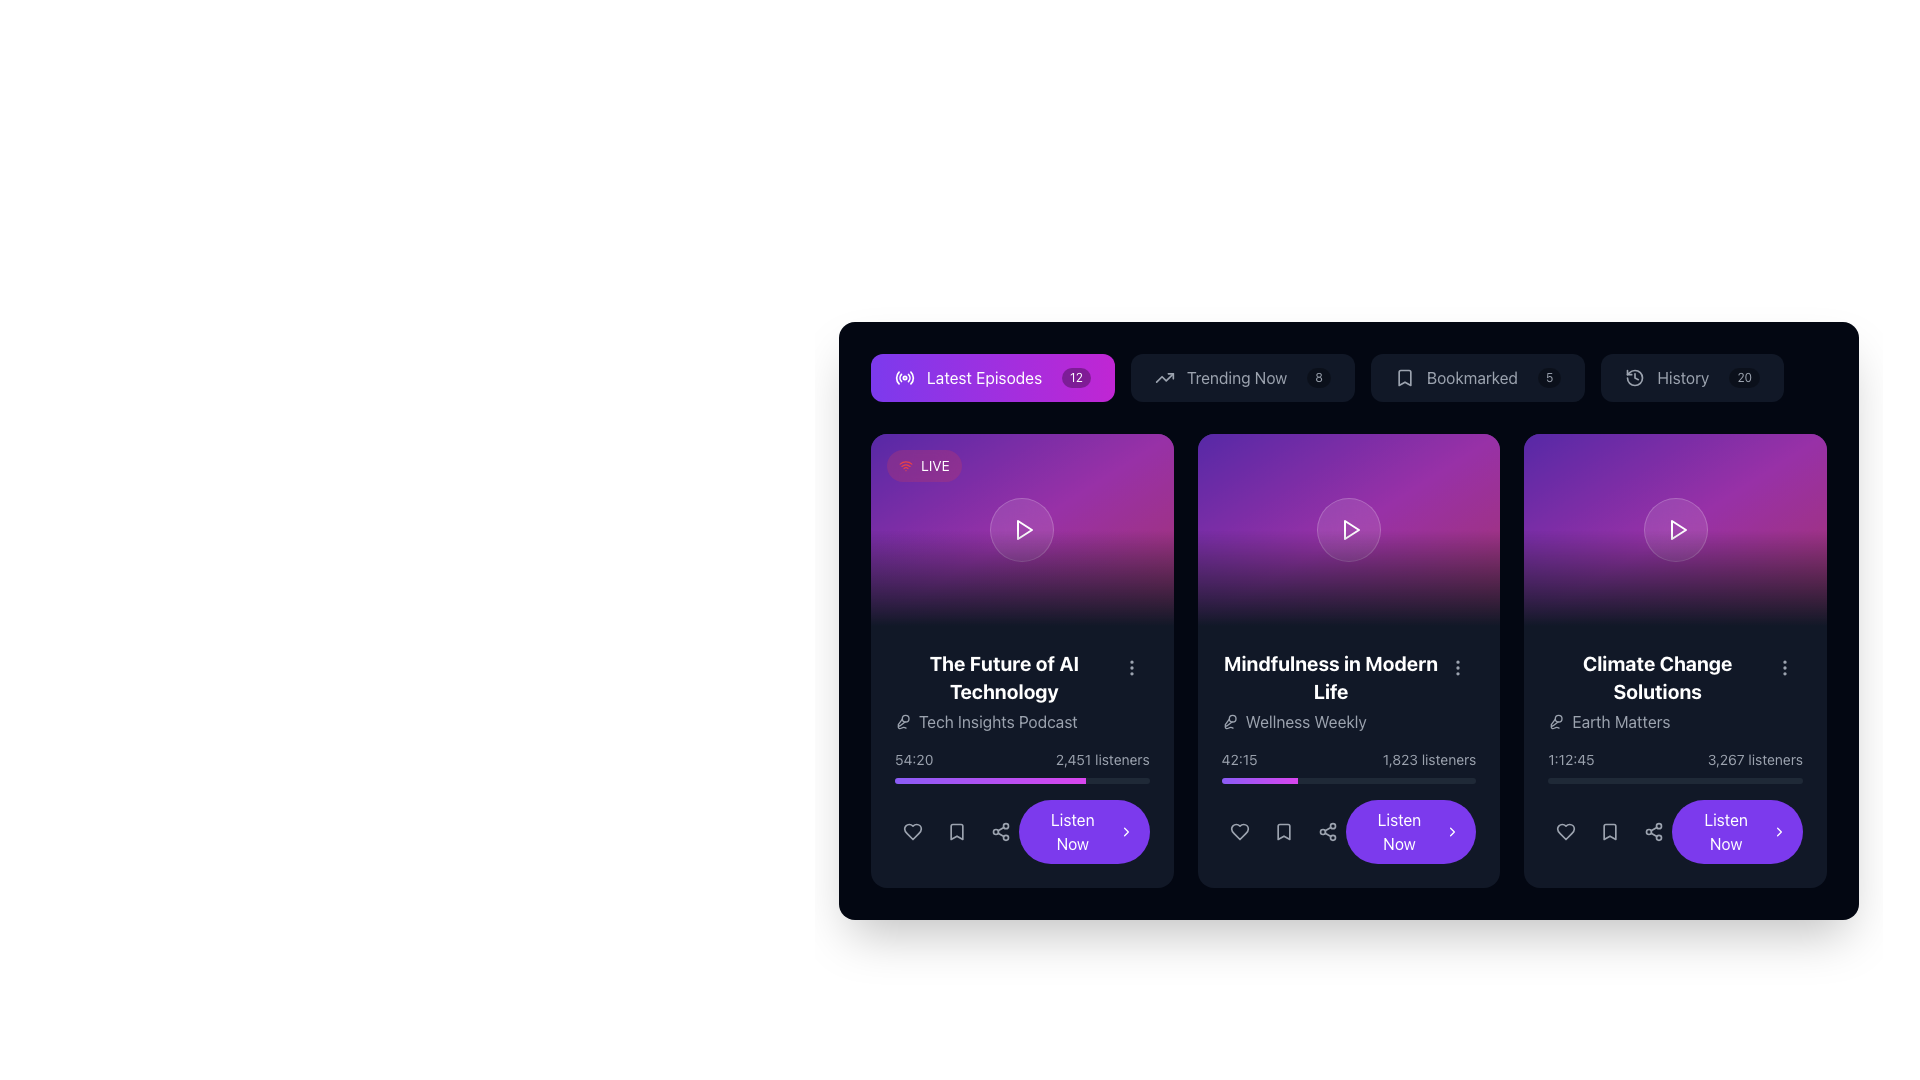  I want to click on the text label displaying the duration of the audio content for the episode 'Mindfulness in Modern Life', located in the lower left section of the card interface, so click(1238, 759).